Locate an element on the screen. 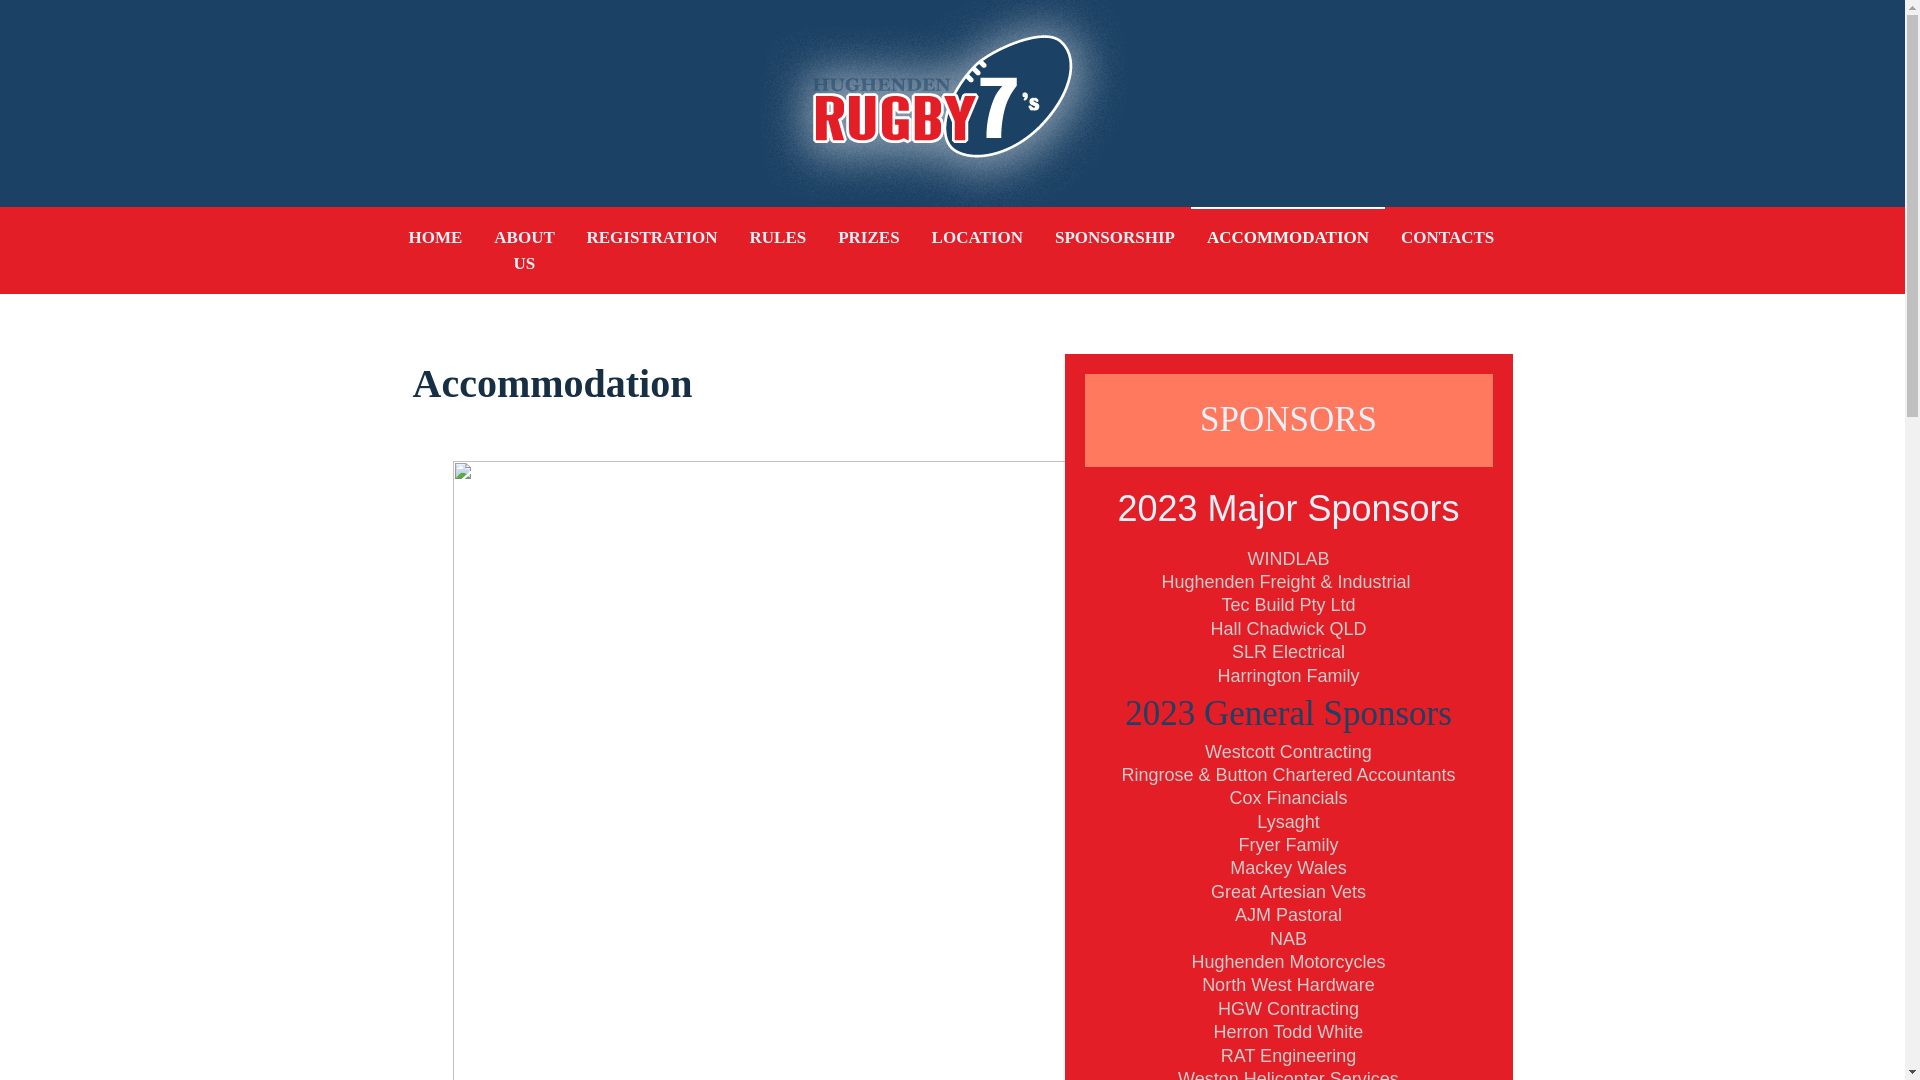 The image size is (1920, 1080). 'ABOUT US' is located at coordinates (477, 249).